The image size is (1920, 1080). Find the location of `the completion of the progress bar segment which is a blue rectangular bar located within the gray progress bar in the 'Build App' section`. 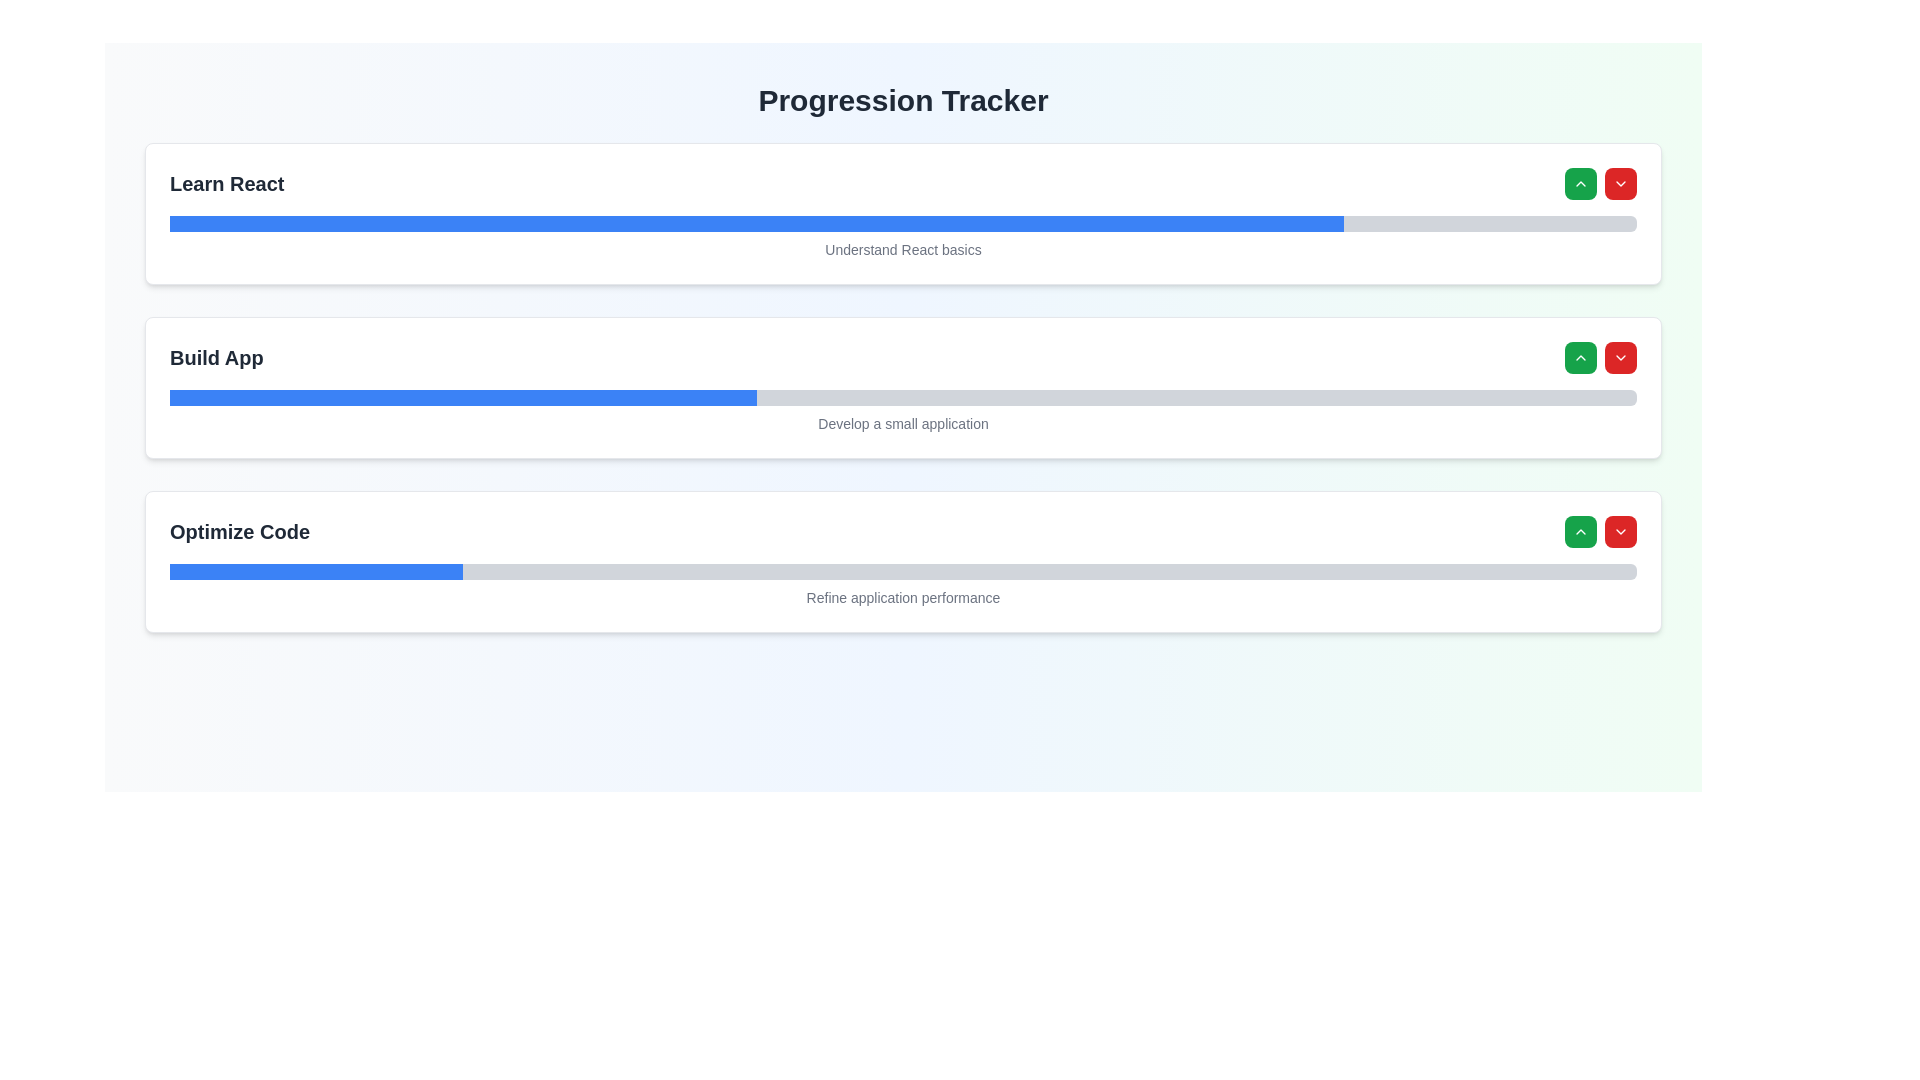

the completion of the progress bar segment which is a blue rectangular bar located within the gray progress bar in the 'Build App' section is located at coordinates (462, 397).